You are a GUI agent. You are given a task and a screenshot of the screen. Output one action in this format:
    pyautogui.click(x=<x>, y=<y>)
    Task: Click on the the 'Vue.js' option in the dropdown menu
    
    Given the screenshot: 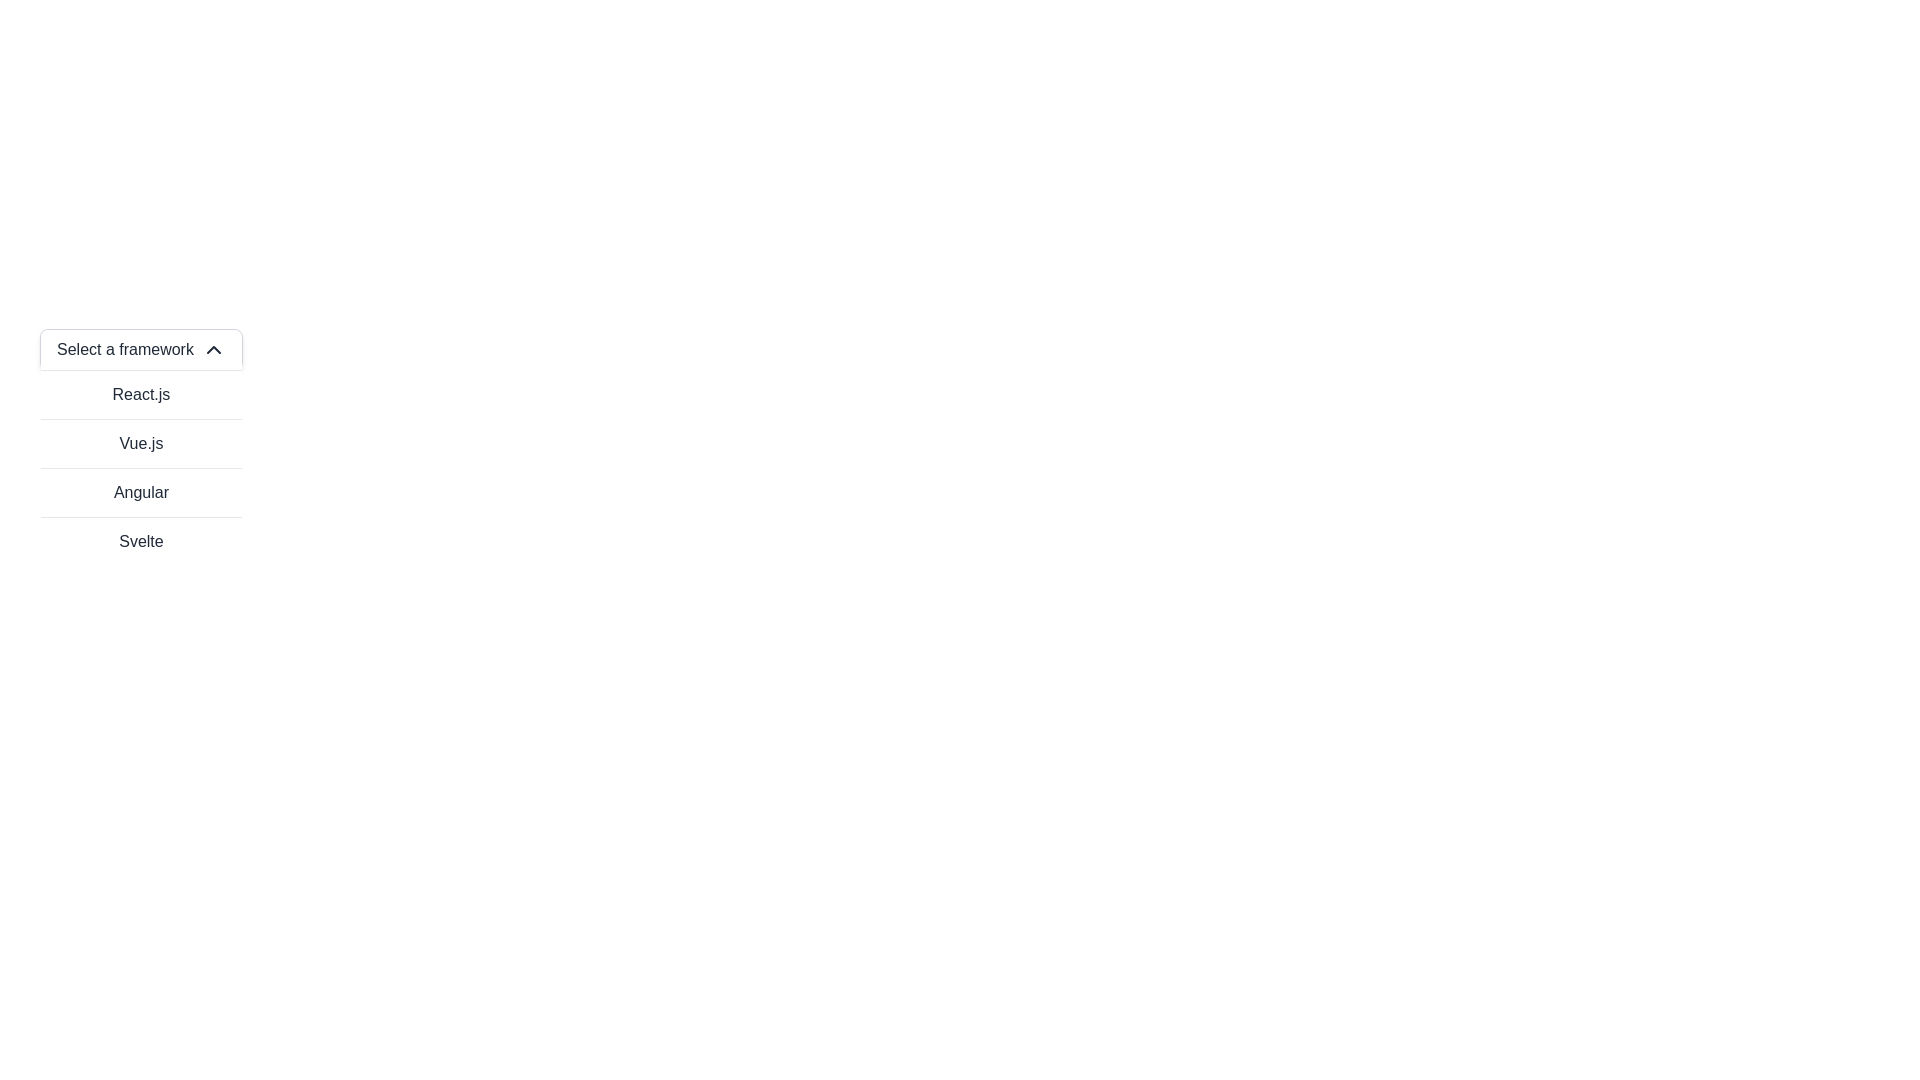 What is the action you would take?
    pyautogui.click(x=140, y=442)
    